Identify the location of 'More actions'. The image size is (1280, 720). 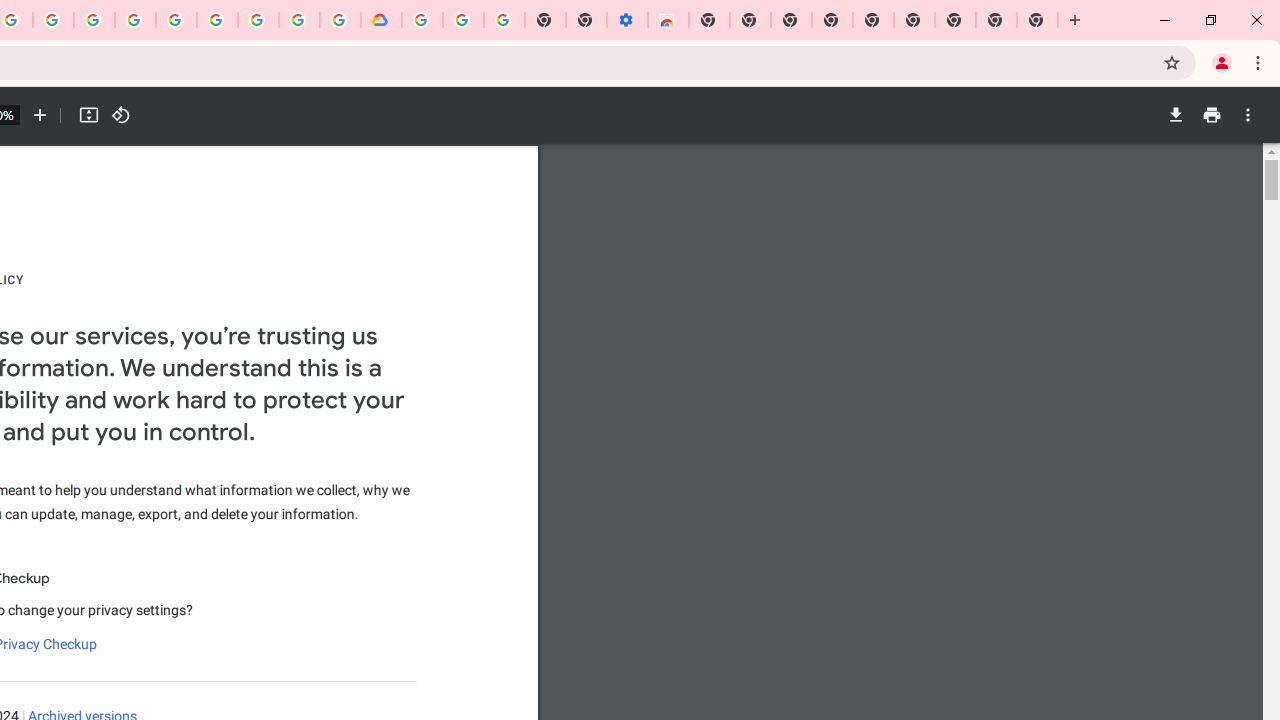
(1247, 115).